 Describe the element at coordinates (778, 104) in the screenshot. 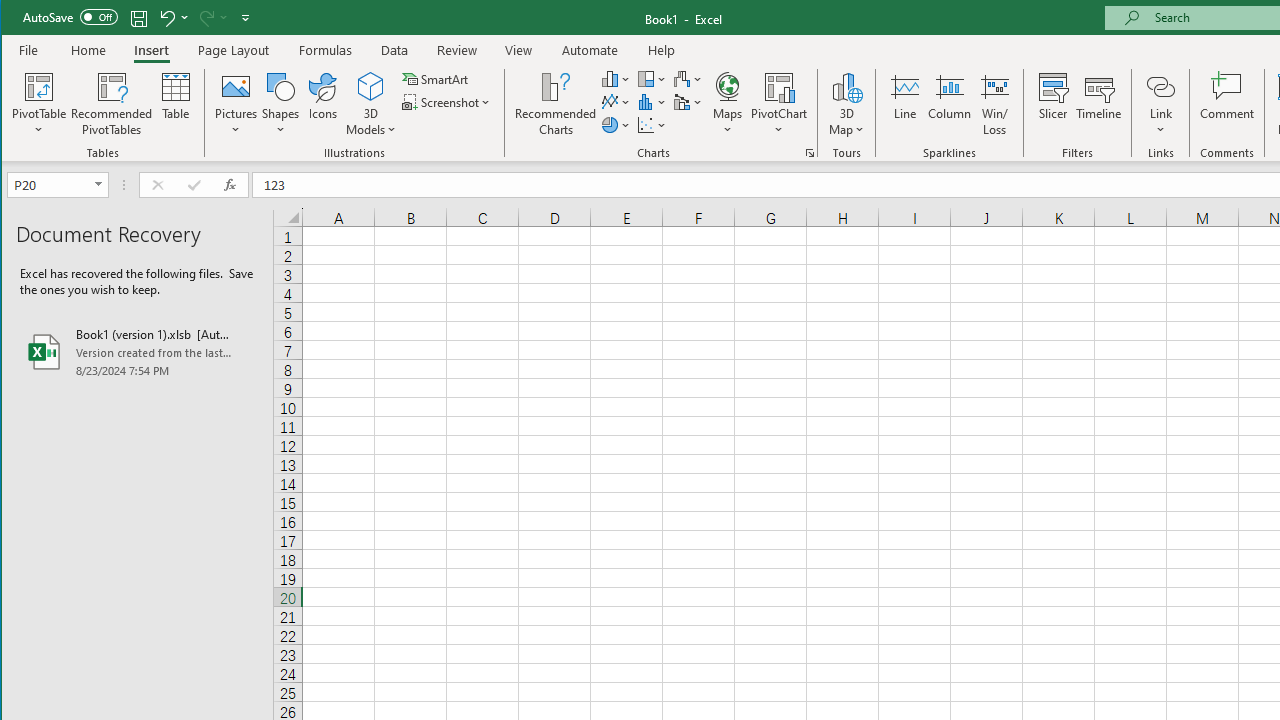

I see `'PivotChart'` at that location.